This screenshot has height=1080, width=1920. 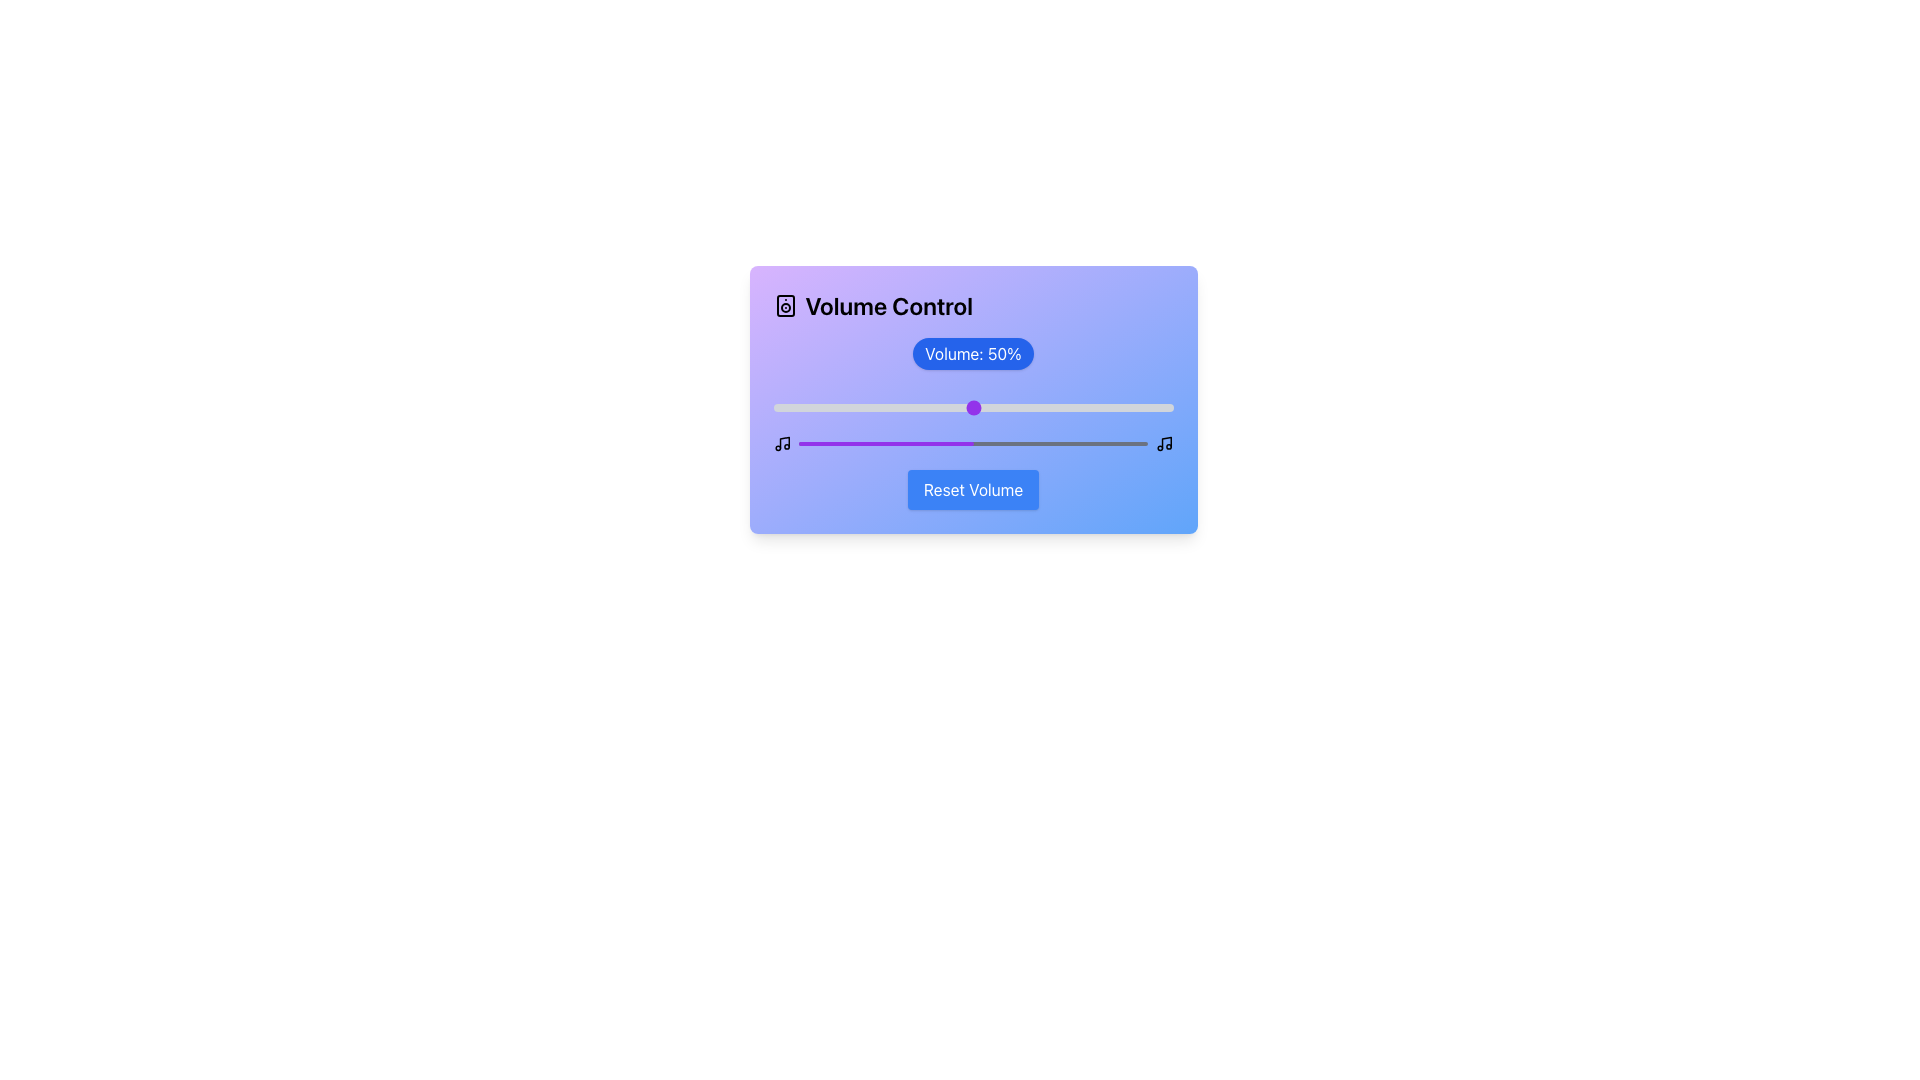 I want to click on volume, so click(x=969, y=407).